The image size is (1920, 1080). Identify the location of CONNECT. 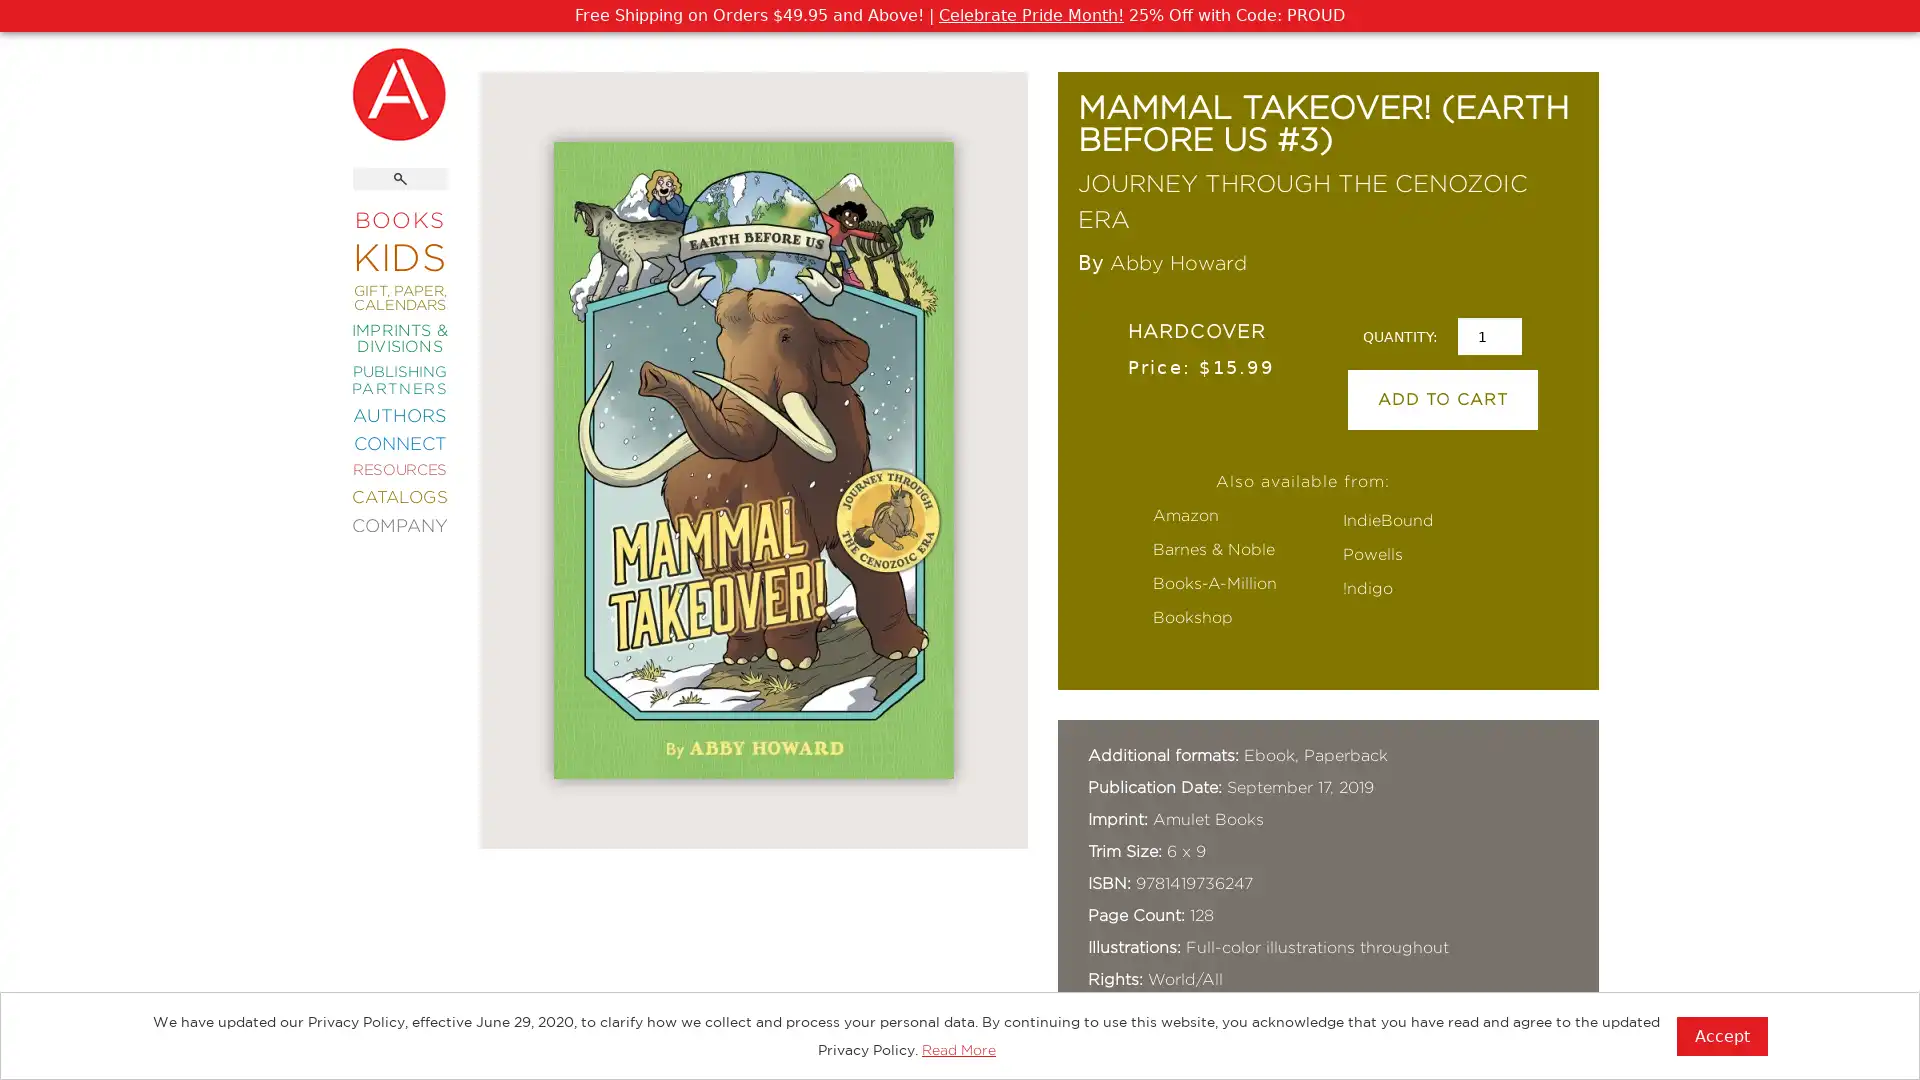
(399, 441).